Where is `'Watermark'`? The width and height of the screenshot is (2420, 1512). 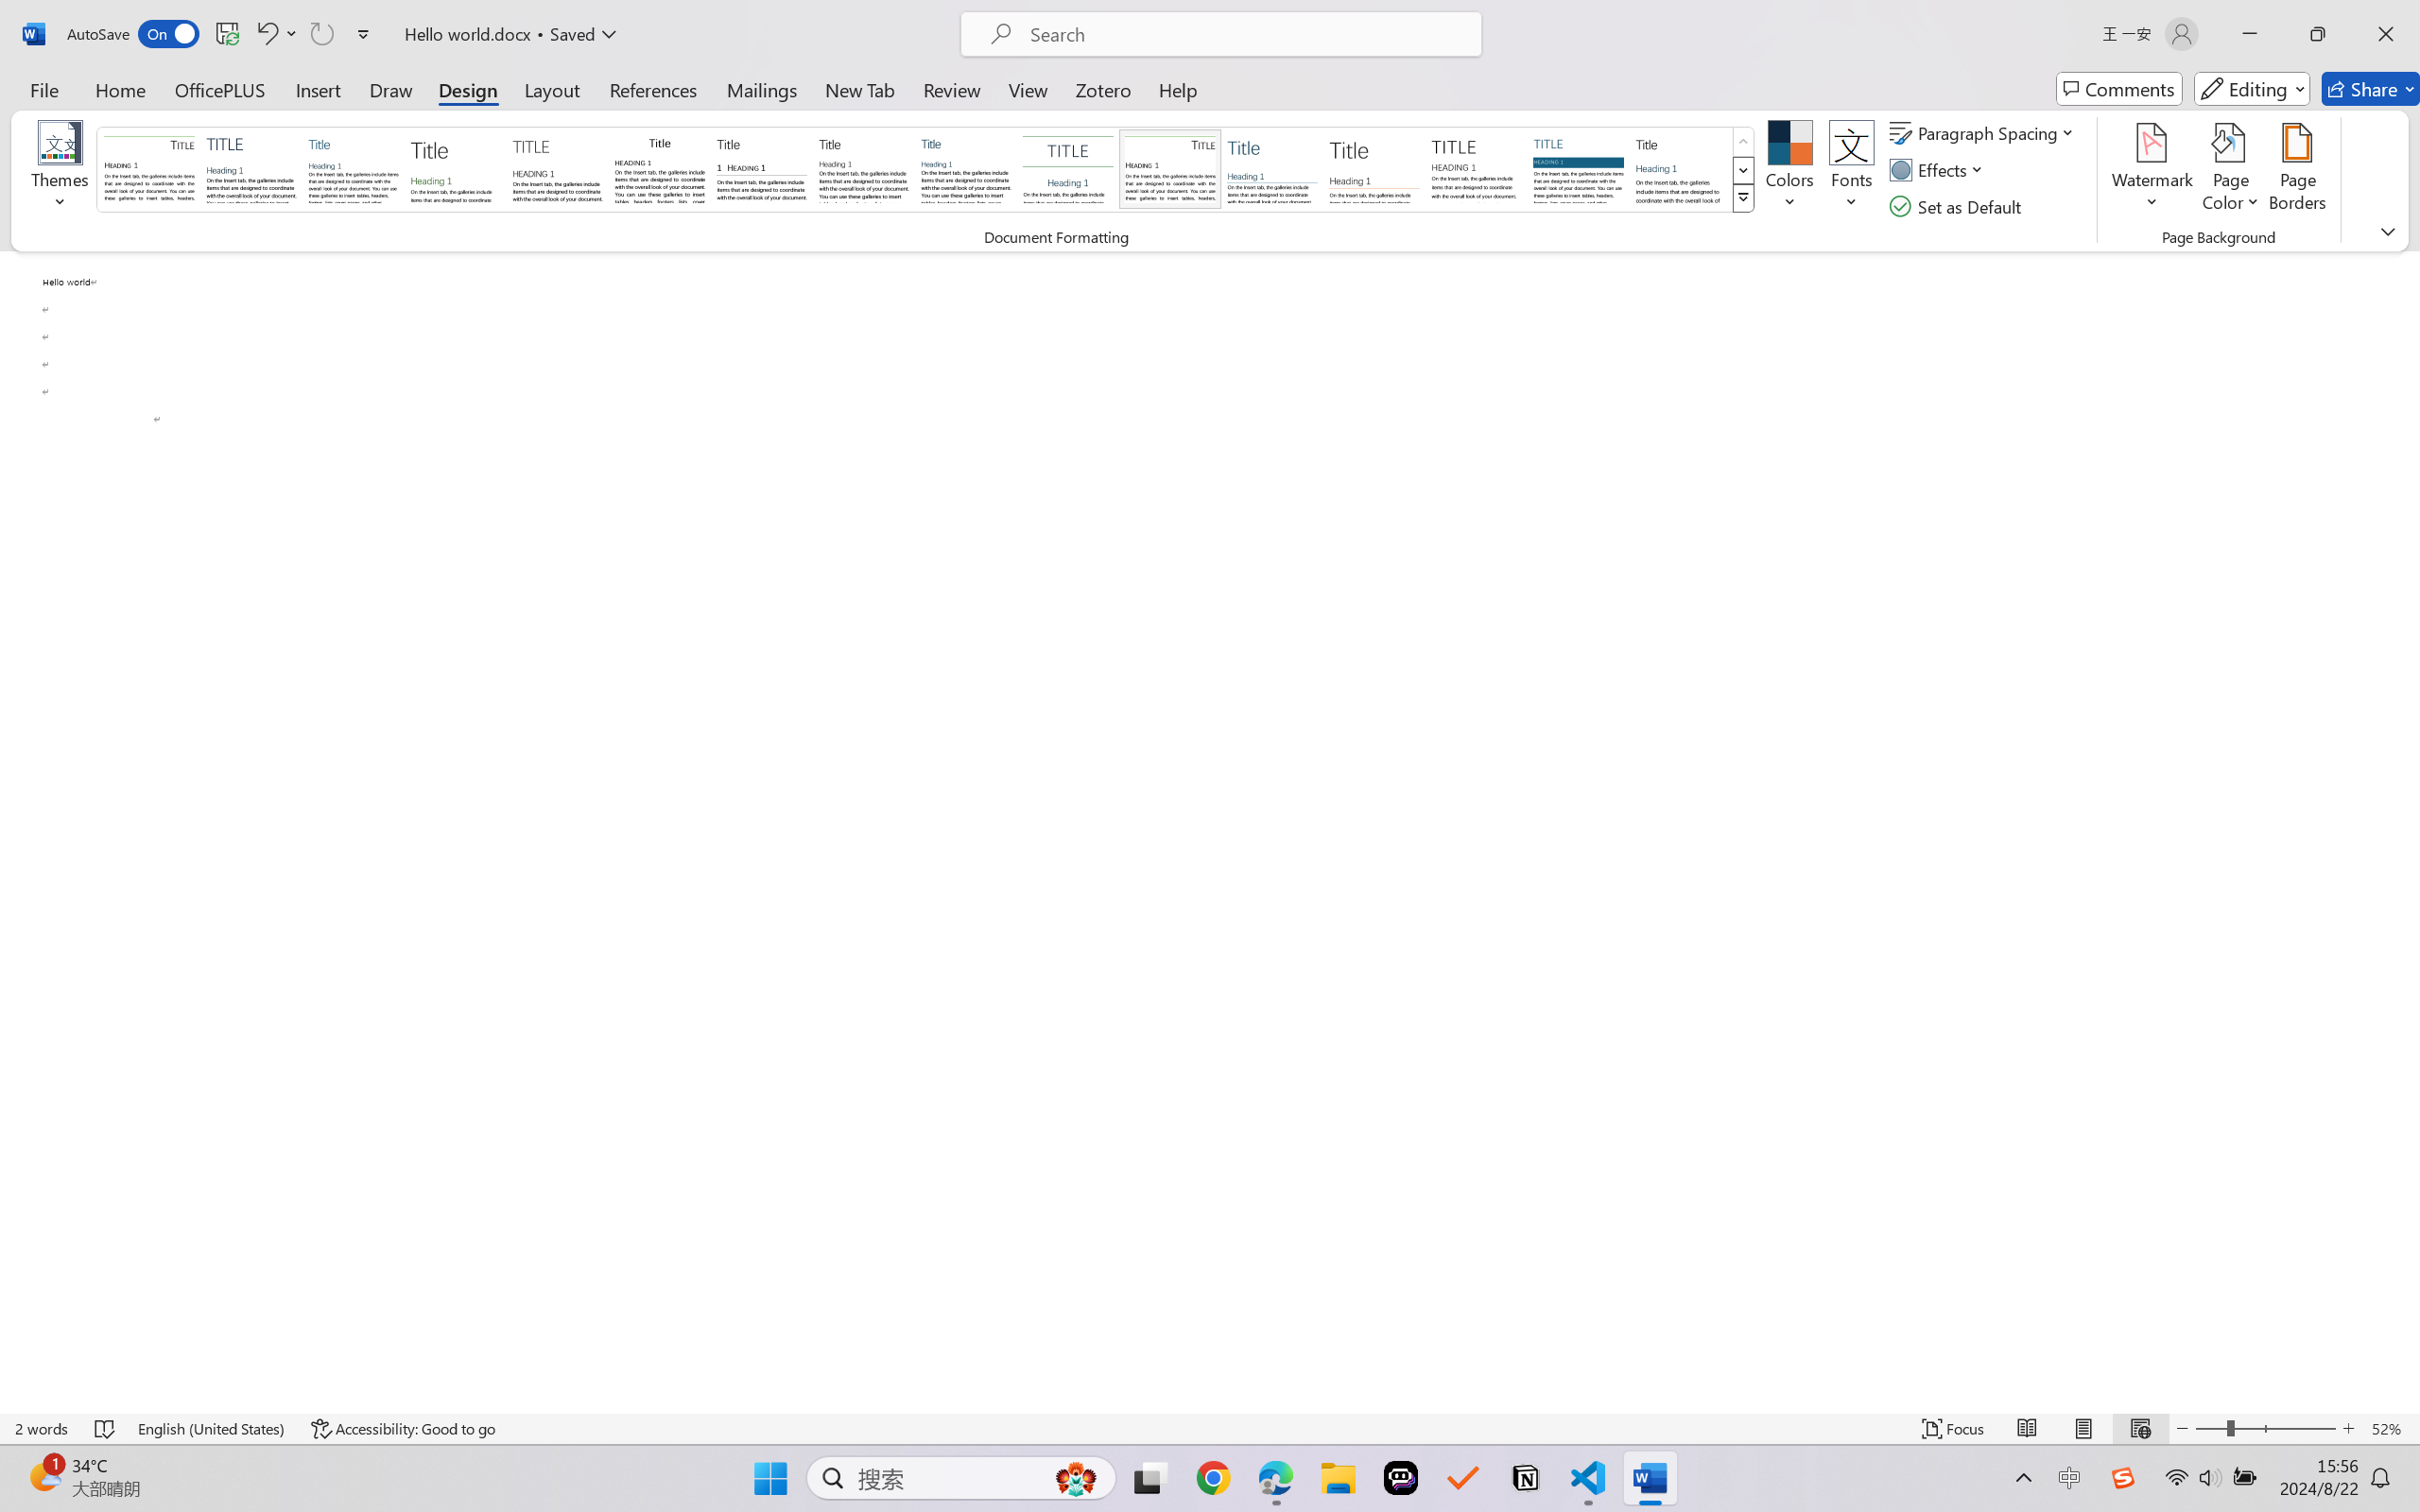
'Watermark' is located at coordinates (2152, 170).